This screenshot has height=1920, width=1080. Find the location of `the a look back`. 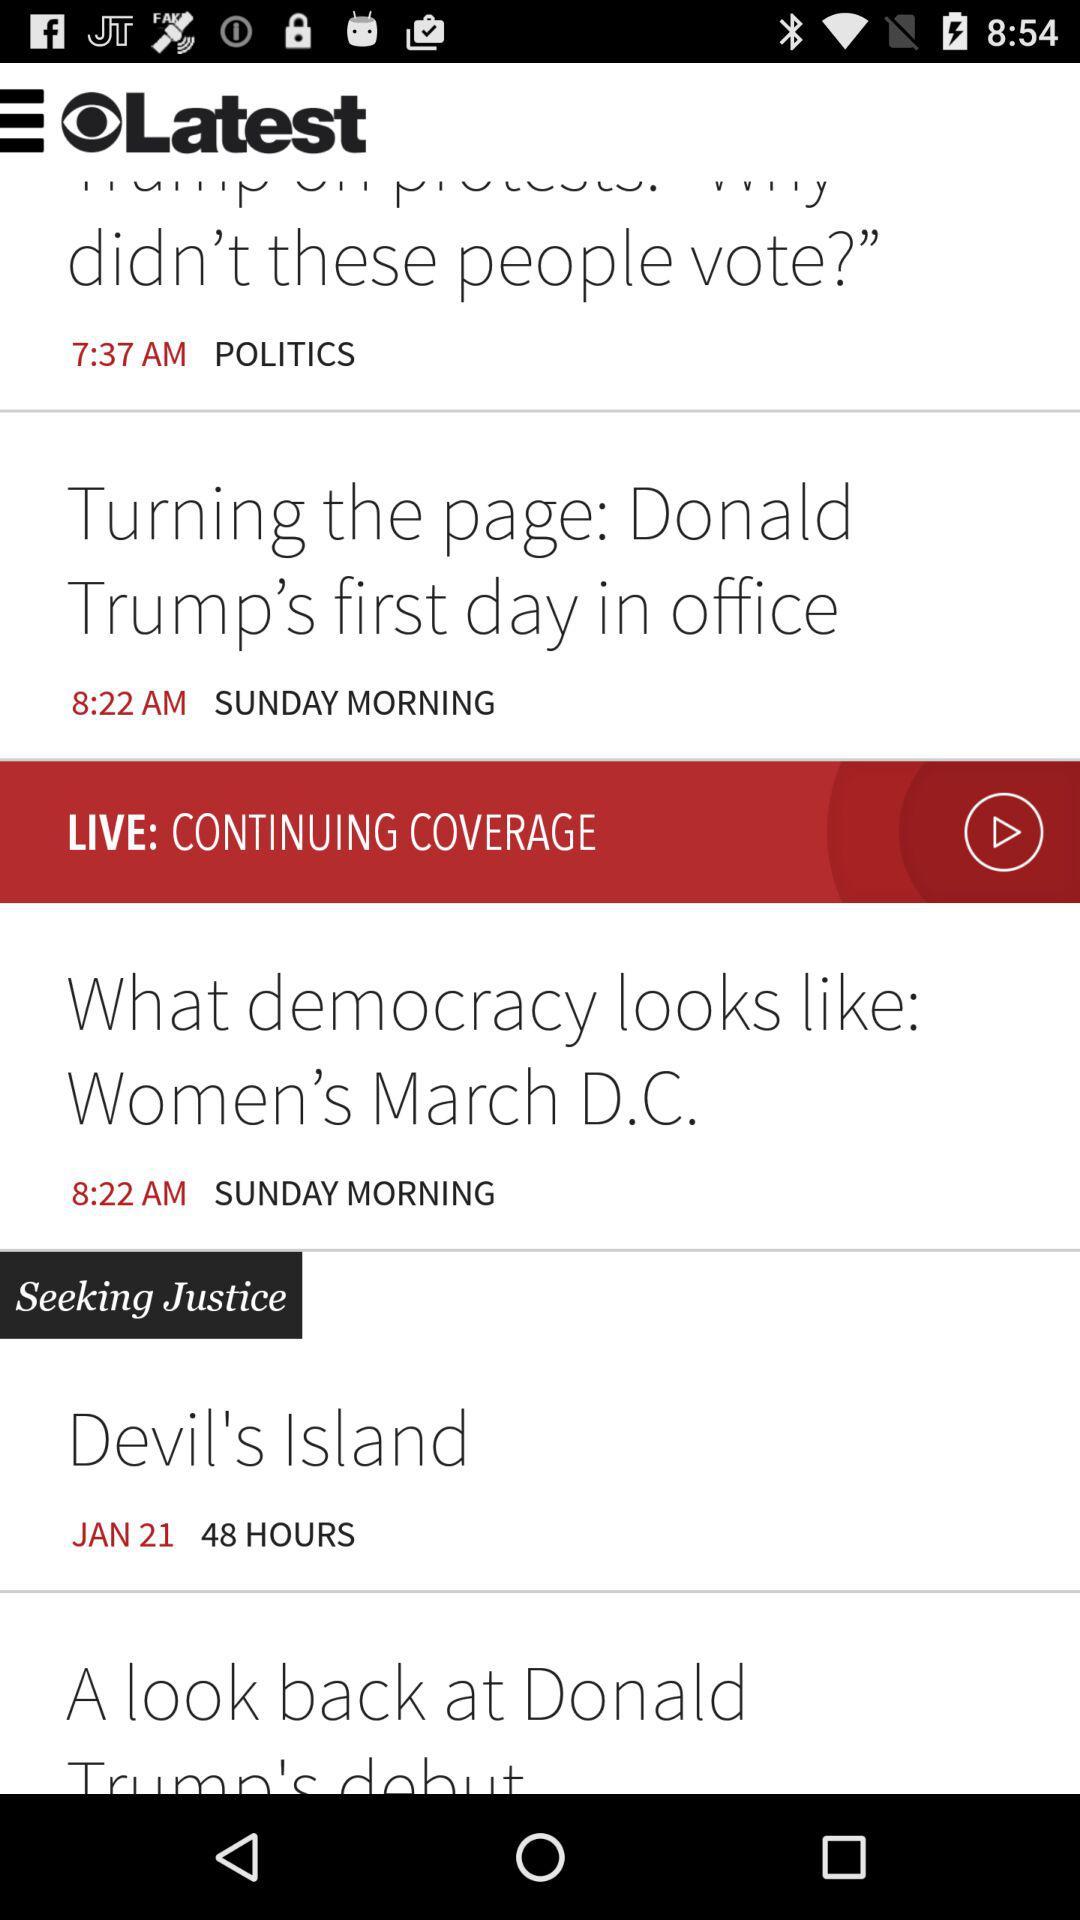

the a look back is located at coordinates (540, 1718).